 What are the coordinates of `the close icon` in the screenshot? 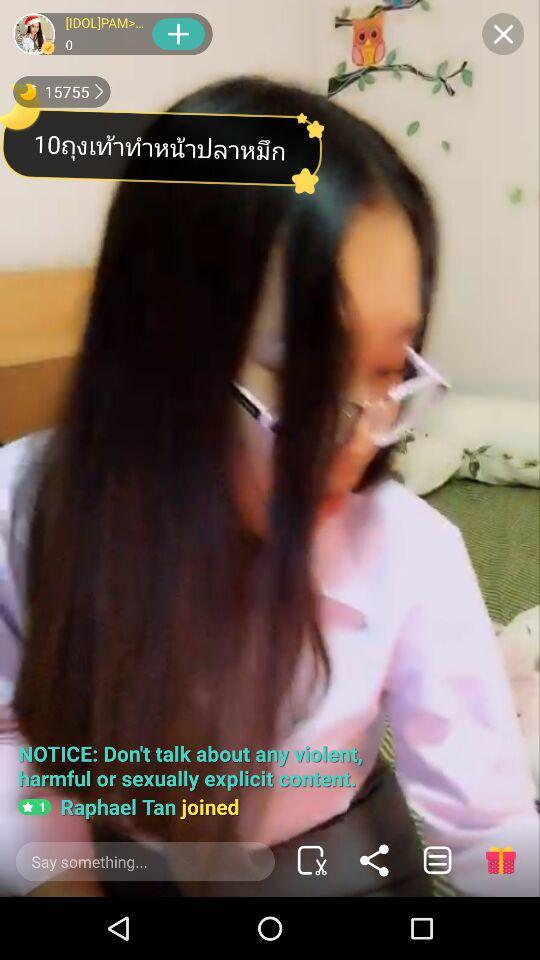 It's located at (502, 33).